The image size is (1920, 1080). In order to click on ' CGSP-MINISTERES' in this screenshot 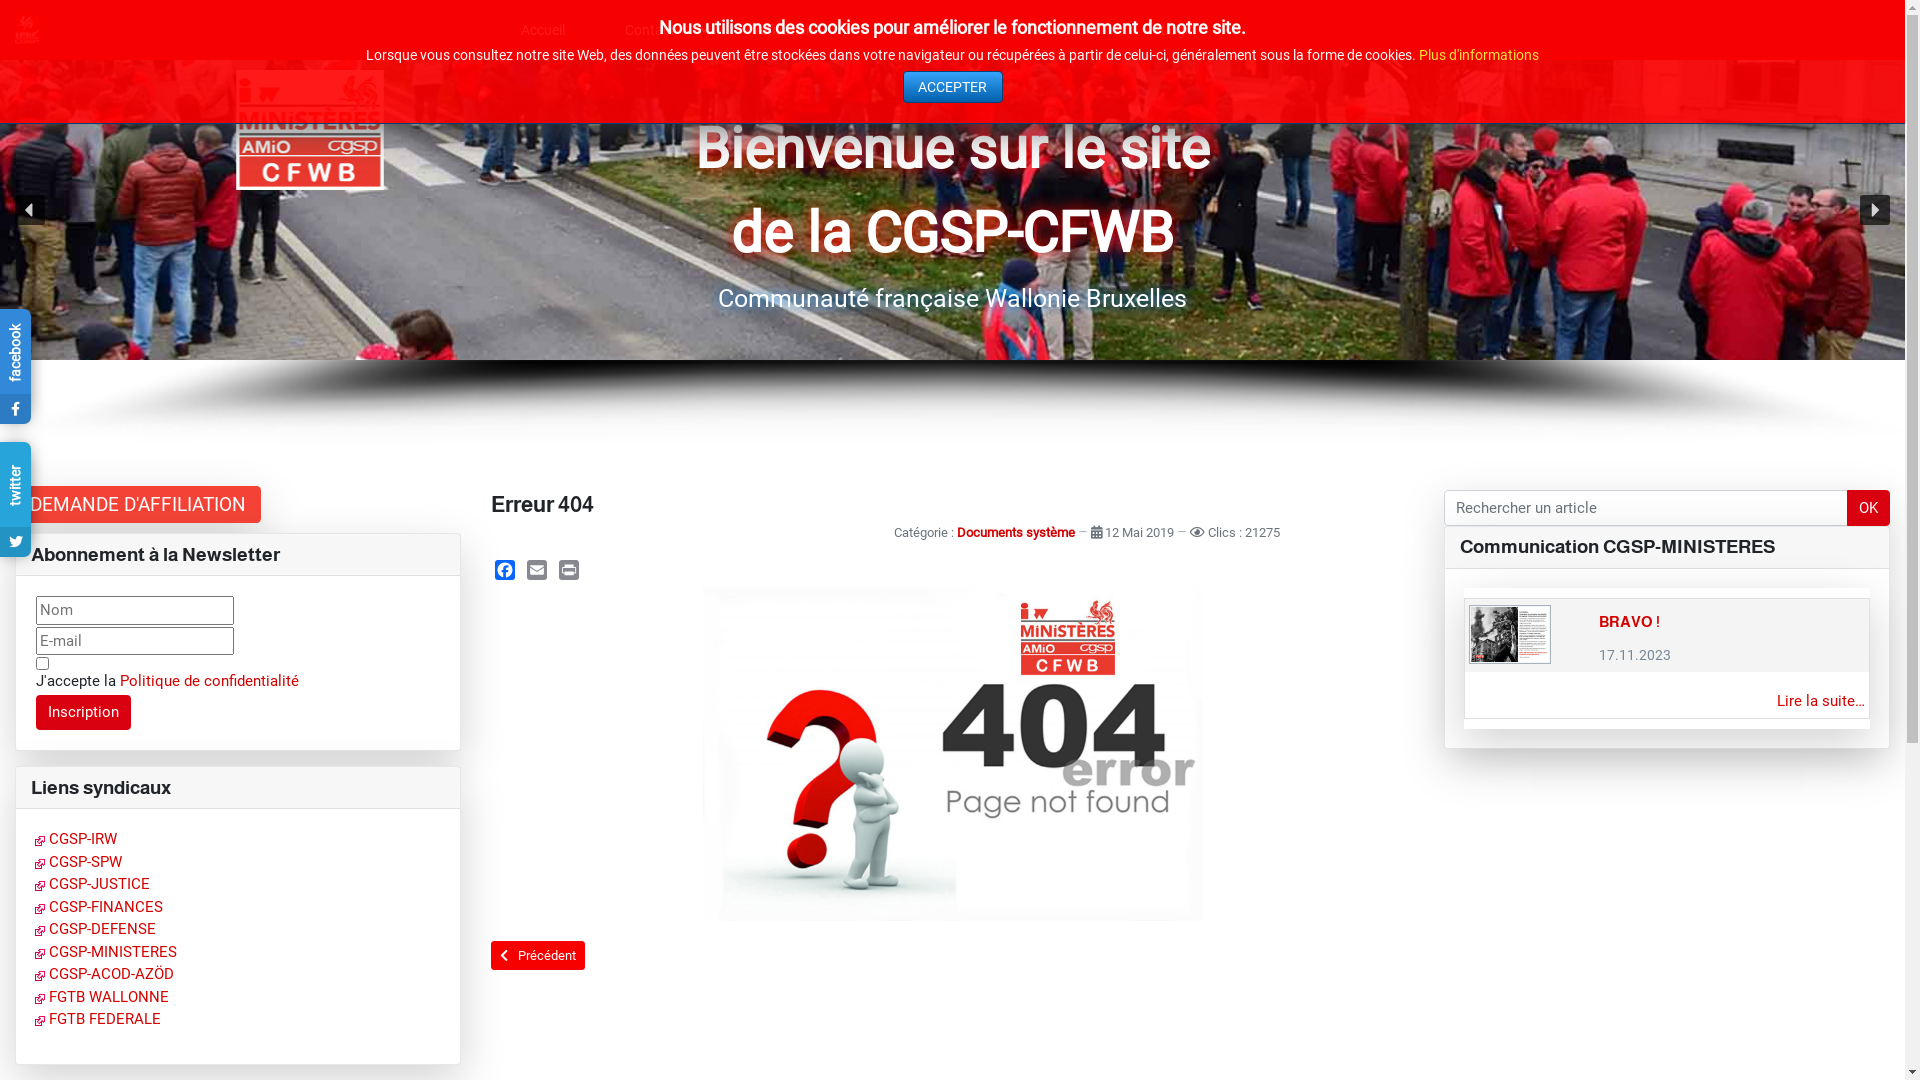, I will do `click(34, 951)`.